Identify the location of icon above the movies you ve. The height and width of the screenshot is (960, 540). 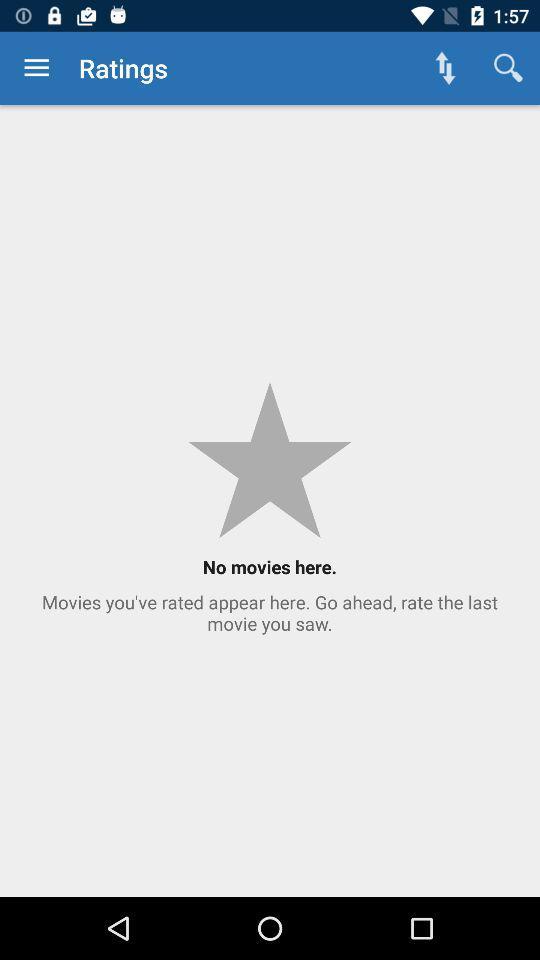
(508, 68).